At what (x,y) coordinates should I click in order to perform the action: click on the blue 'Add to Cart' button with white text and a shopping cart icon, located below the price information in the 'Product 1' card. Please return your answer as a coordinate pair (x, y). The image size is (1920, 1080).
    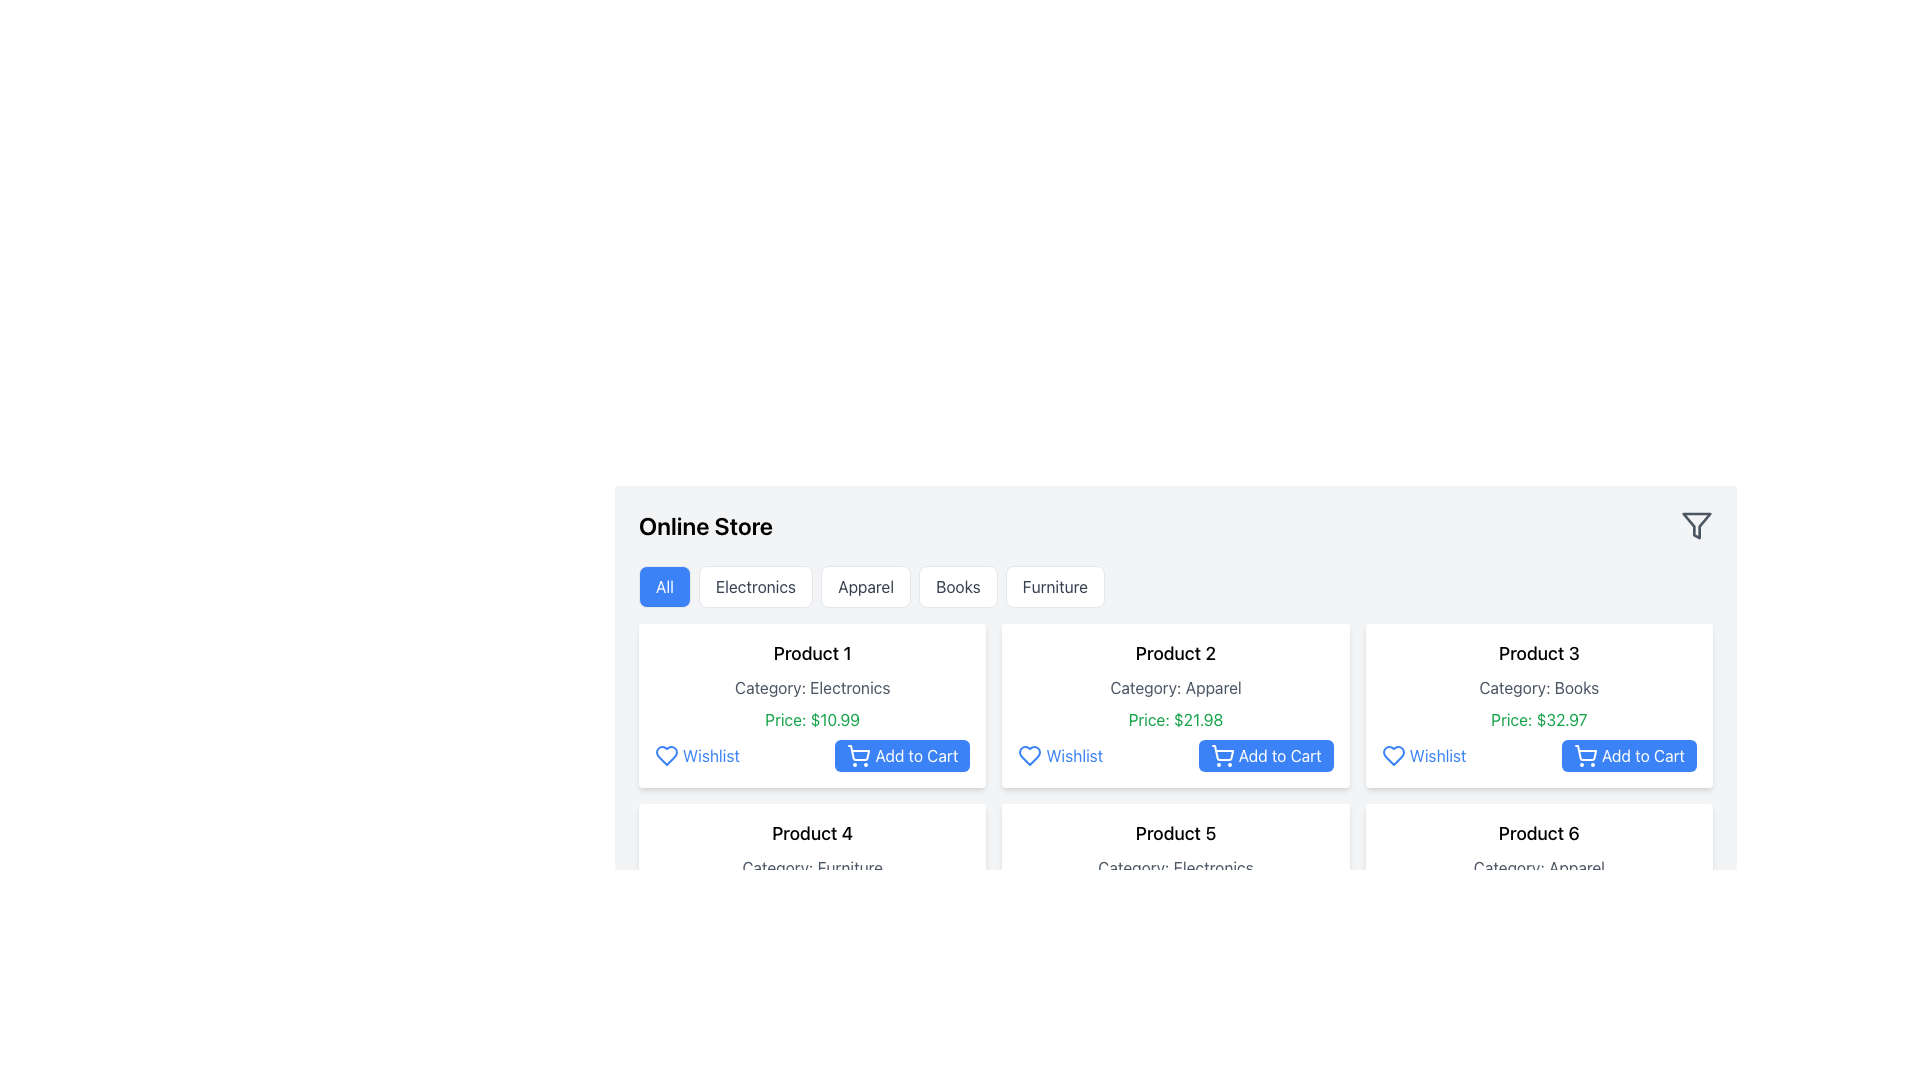
    Looking at the image, I should click on (901, 756).